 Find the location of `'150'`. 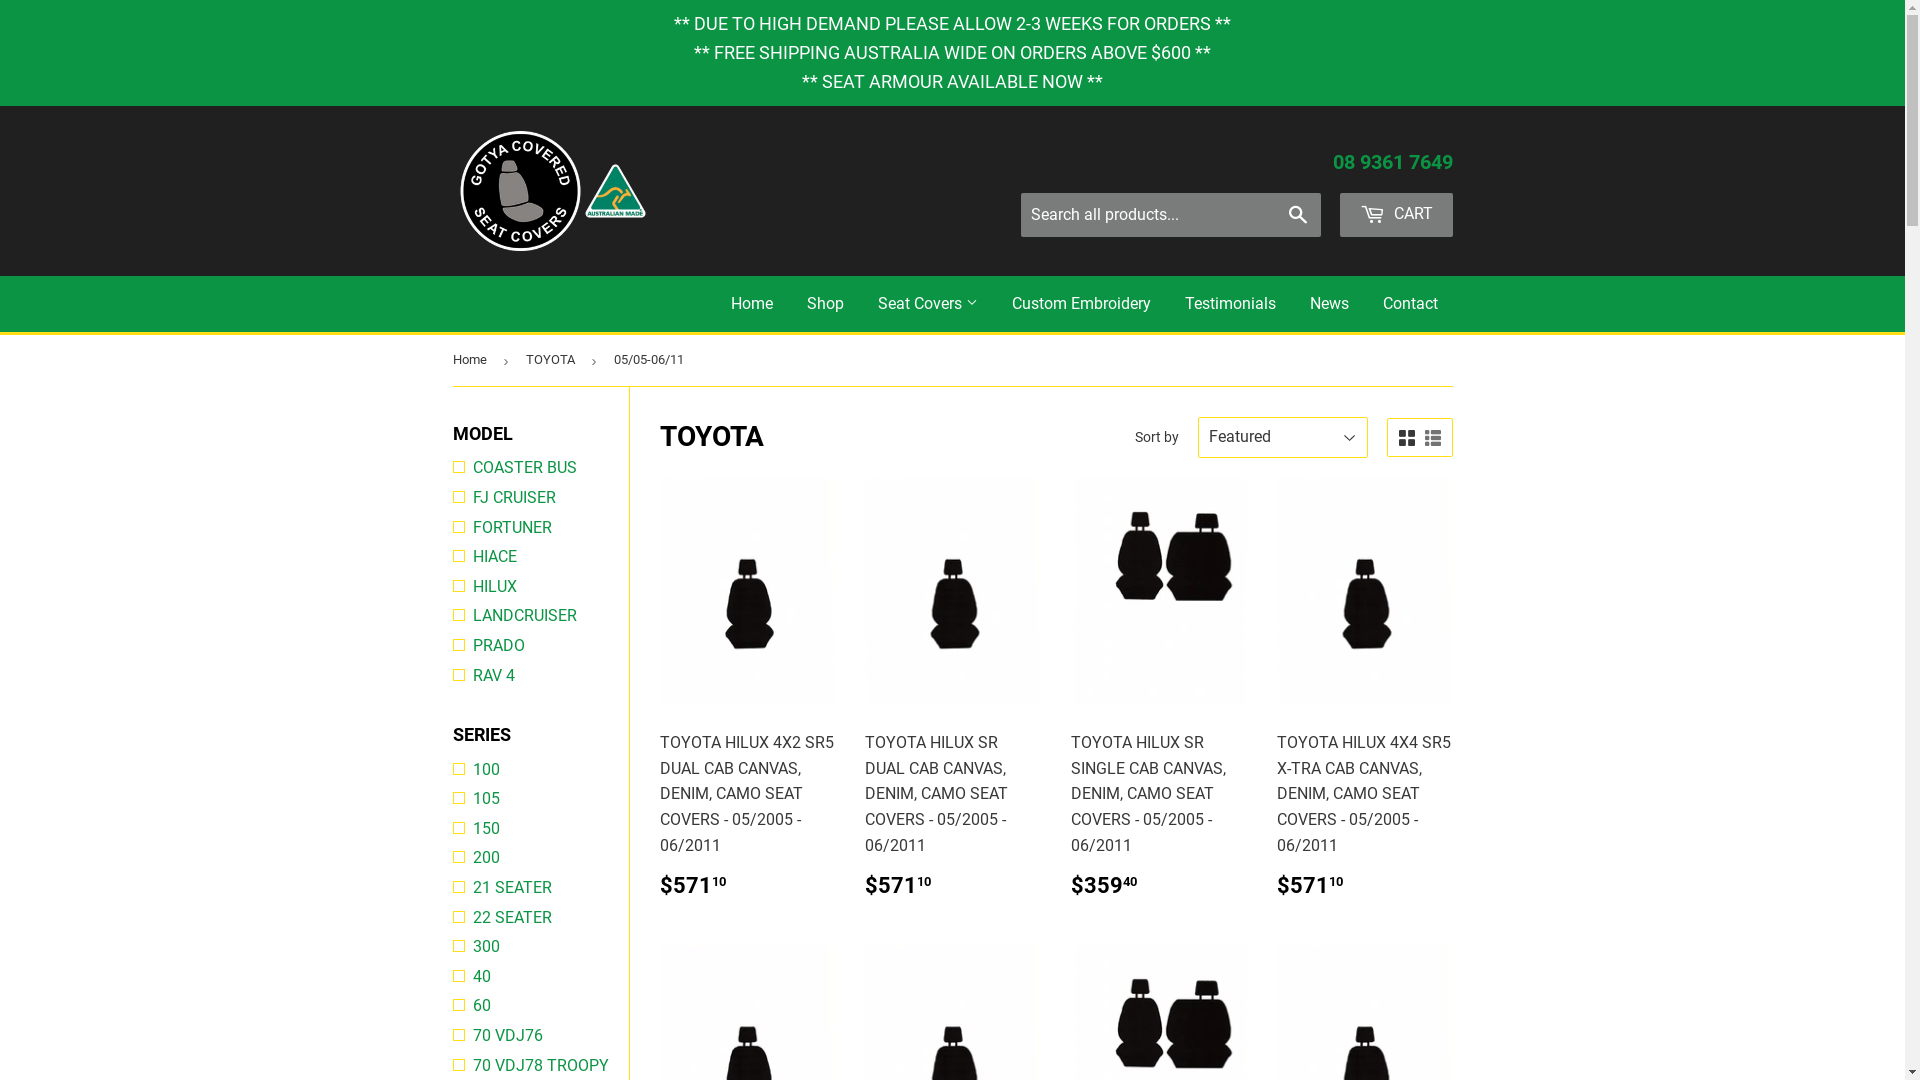

'150' is located at coordinates (539, 829).